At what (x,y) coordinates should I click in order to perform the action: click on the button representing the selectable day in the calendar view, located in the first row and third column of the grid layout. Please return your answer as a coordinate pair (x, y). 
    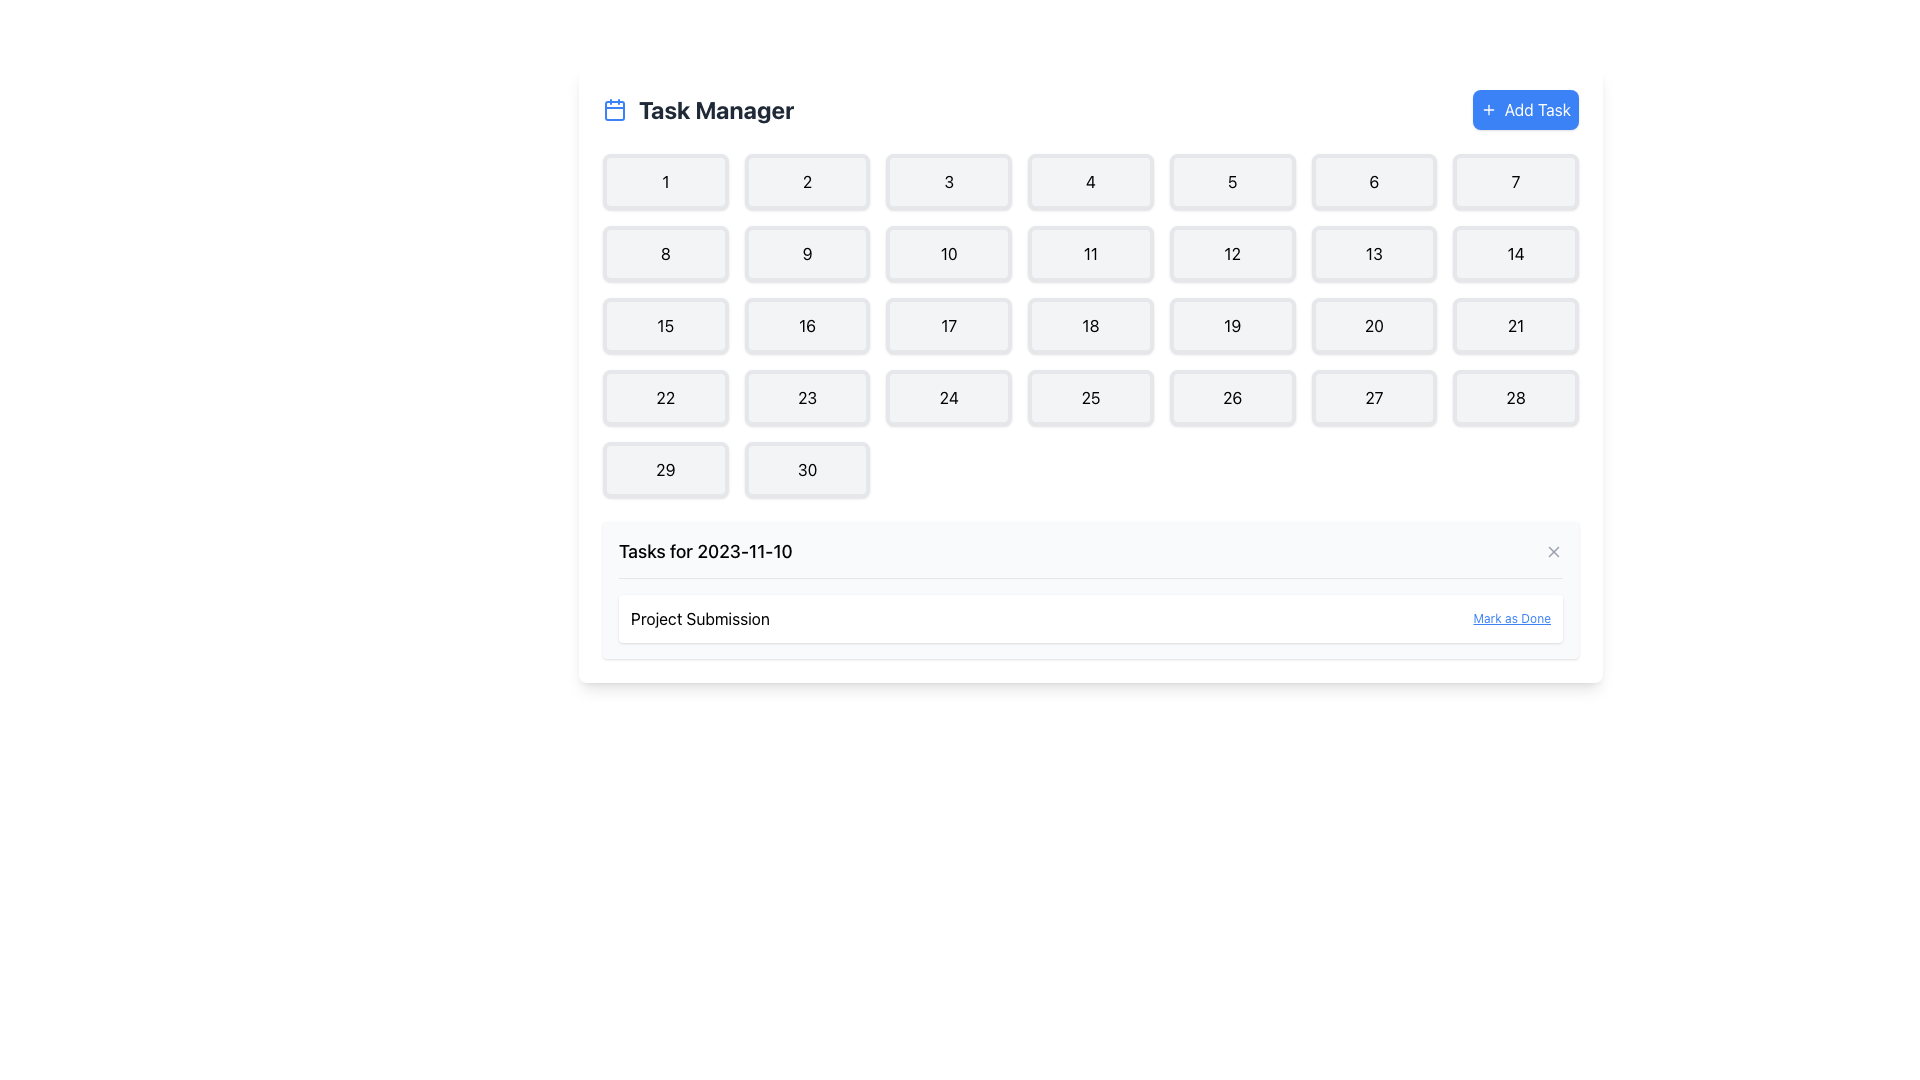
    Looking at the image, I should click on (948, 181).